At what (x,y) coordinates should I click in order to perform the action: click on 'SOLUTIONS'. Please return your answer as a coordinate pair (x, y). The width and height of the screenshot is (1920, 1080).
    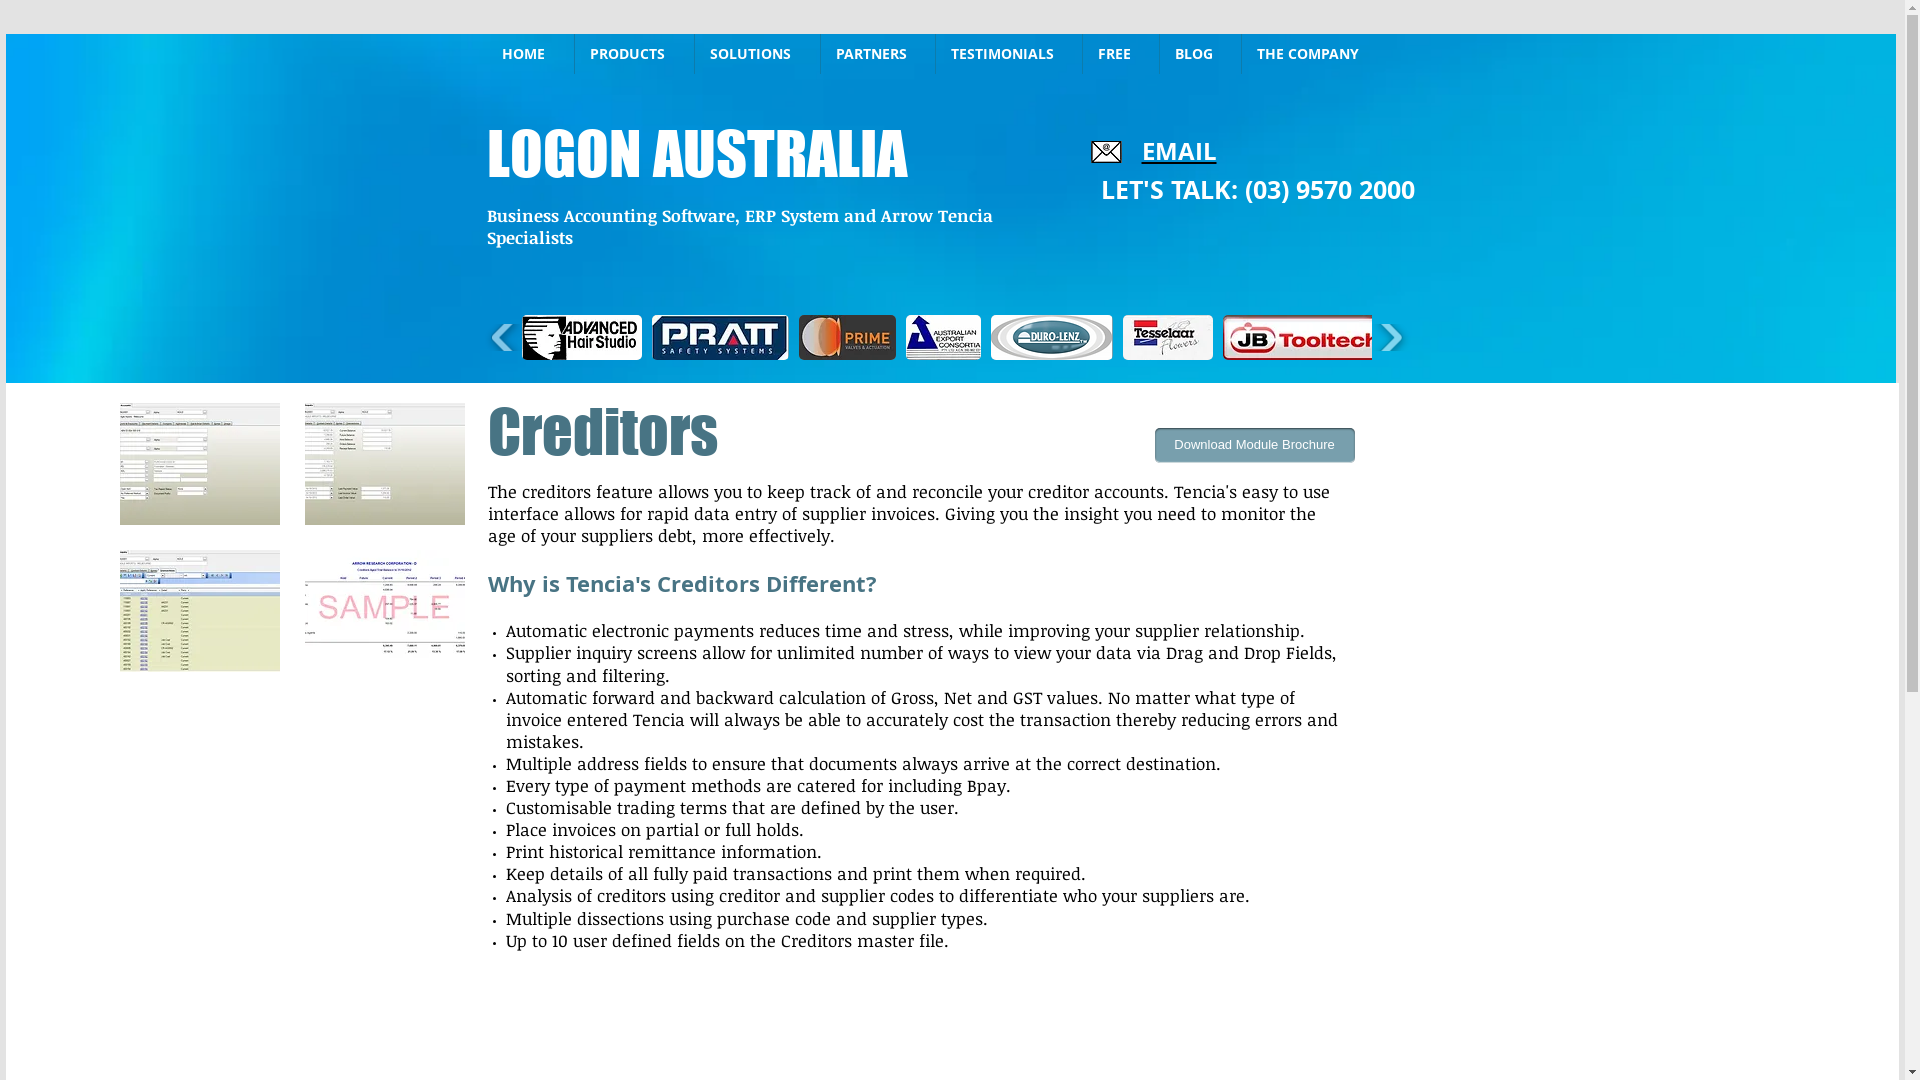
    Looking at the image, I should click on (755, 53).